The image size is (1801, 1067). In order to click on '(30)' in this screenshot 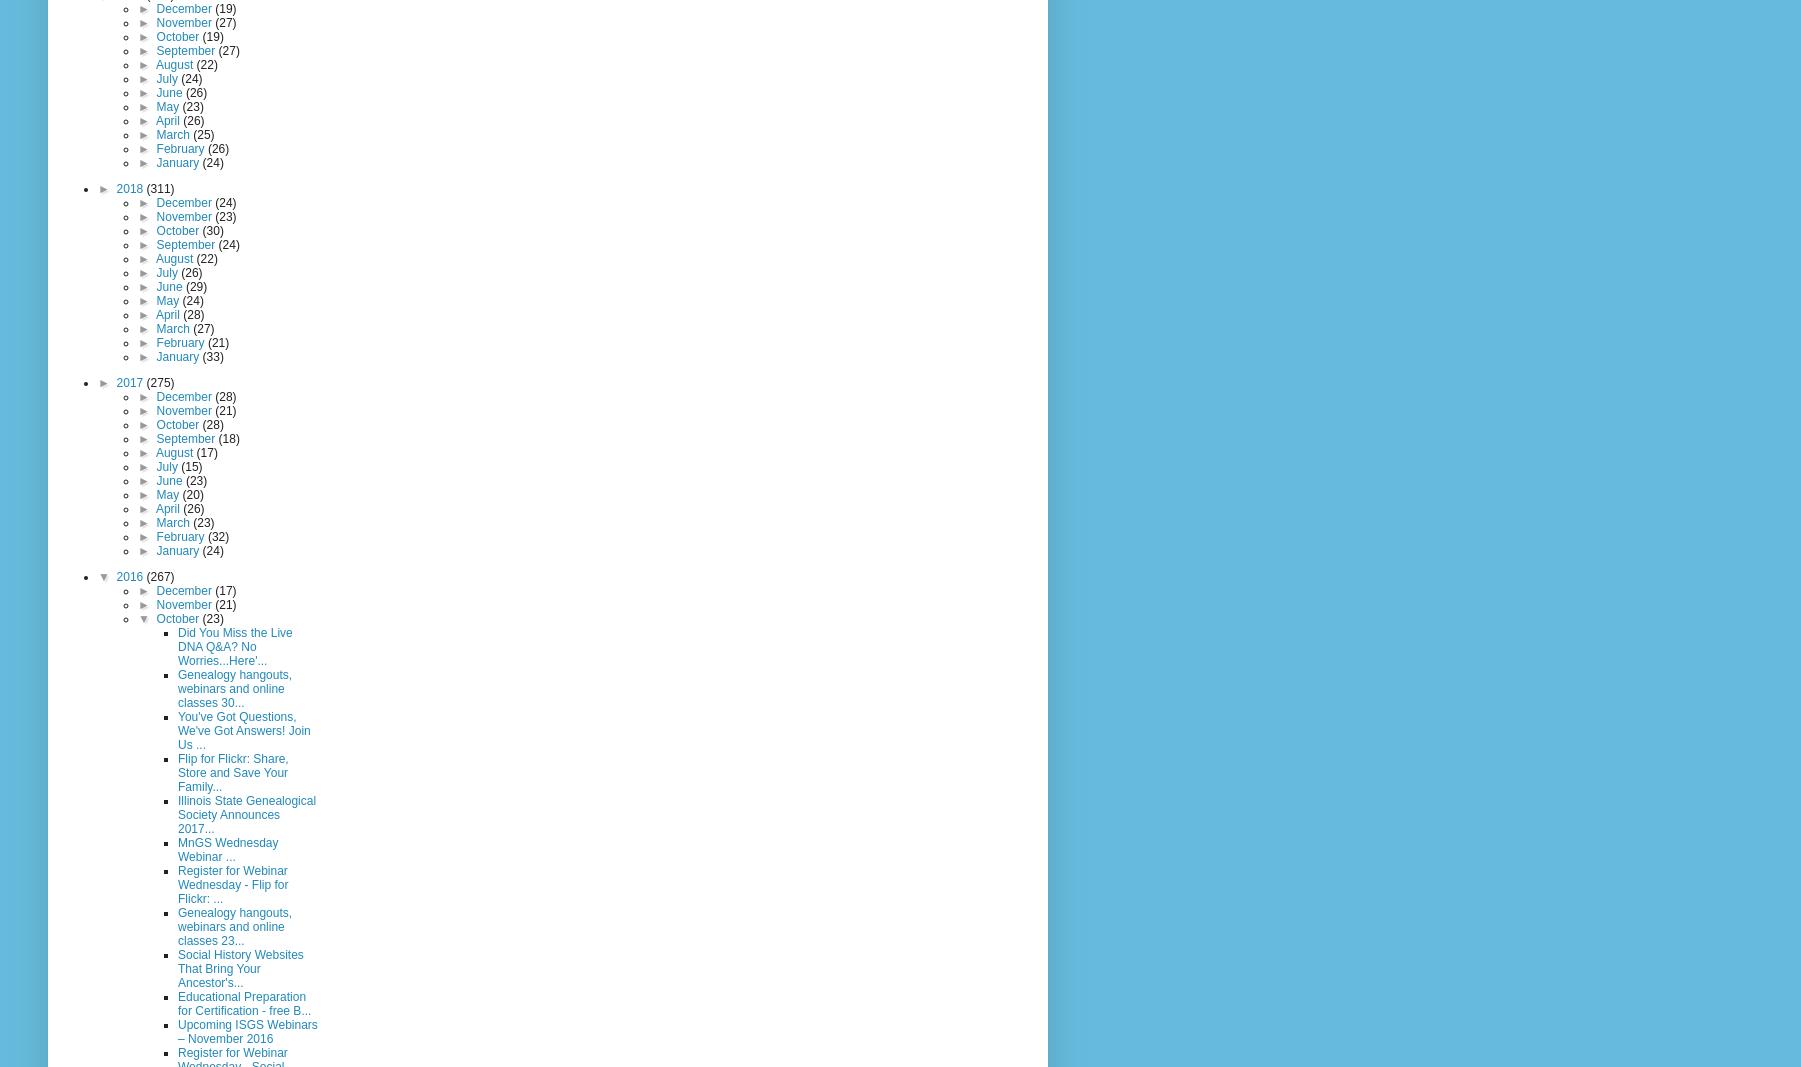, I will do `click(211, 230)`.